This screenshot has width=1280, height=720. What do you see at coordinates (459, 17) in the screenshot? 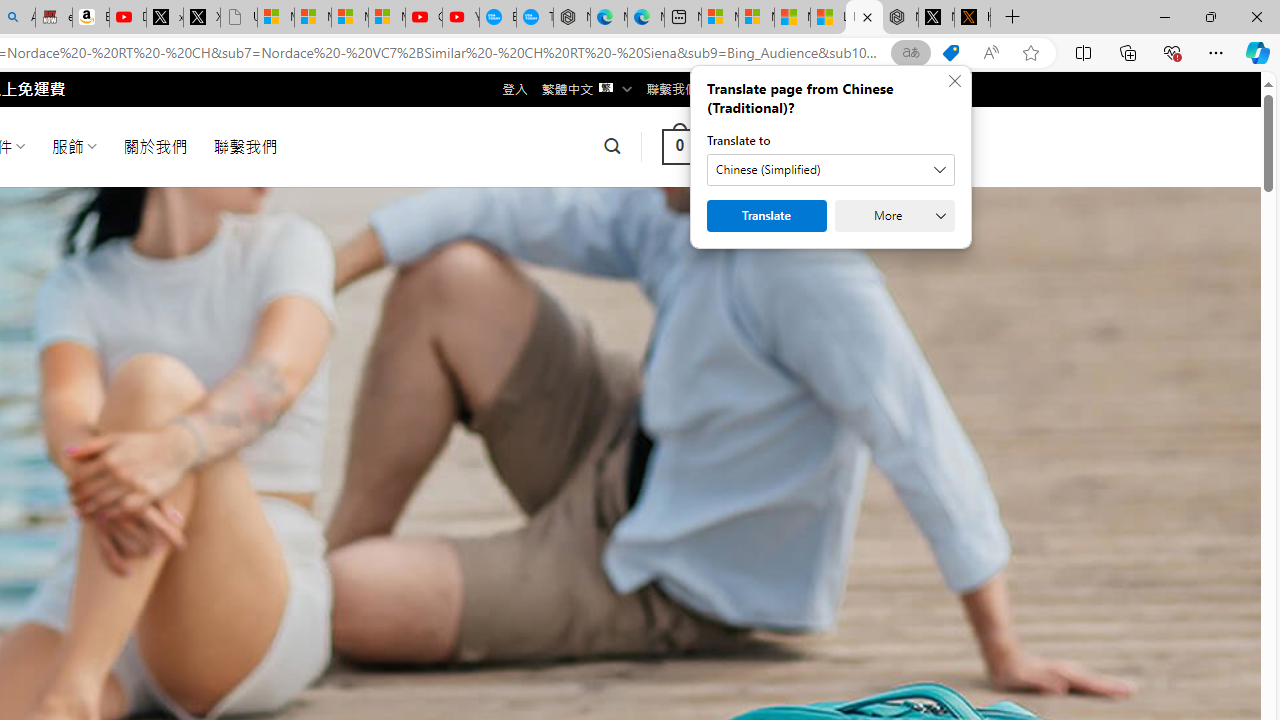
I see `'YouTube Kids - An App Created for Kids to Explore Content'` at bounding box center [459, 17].